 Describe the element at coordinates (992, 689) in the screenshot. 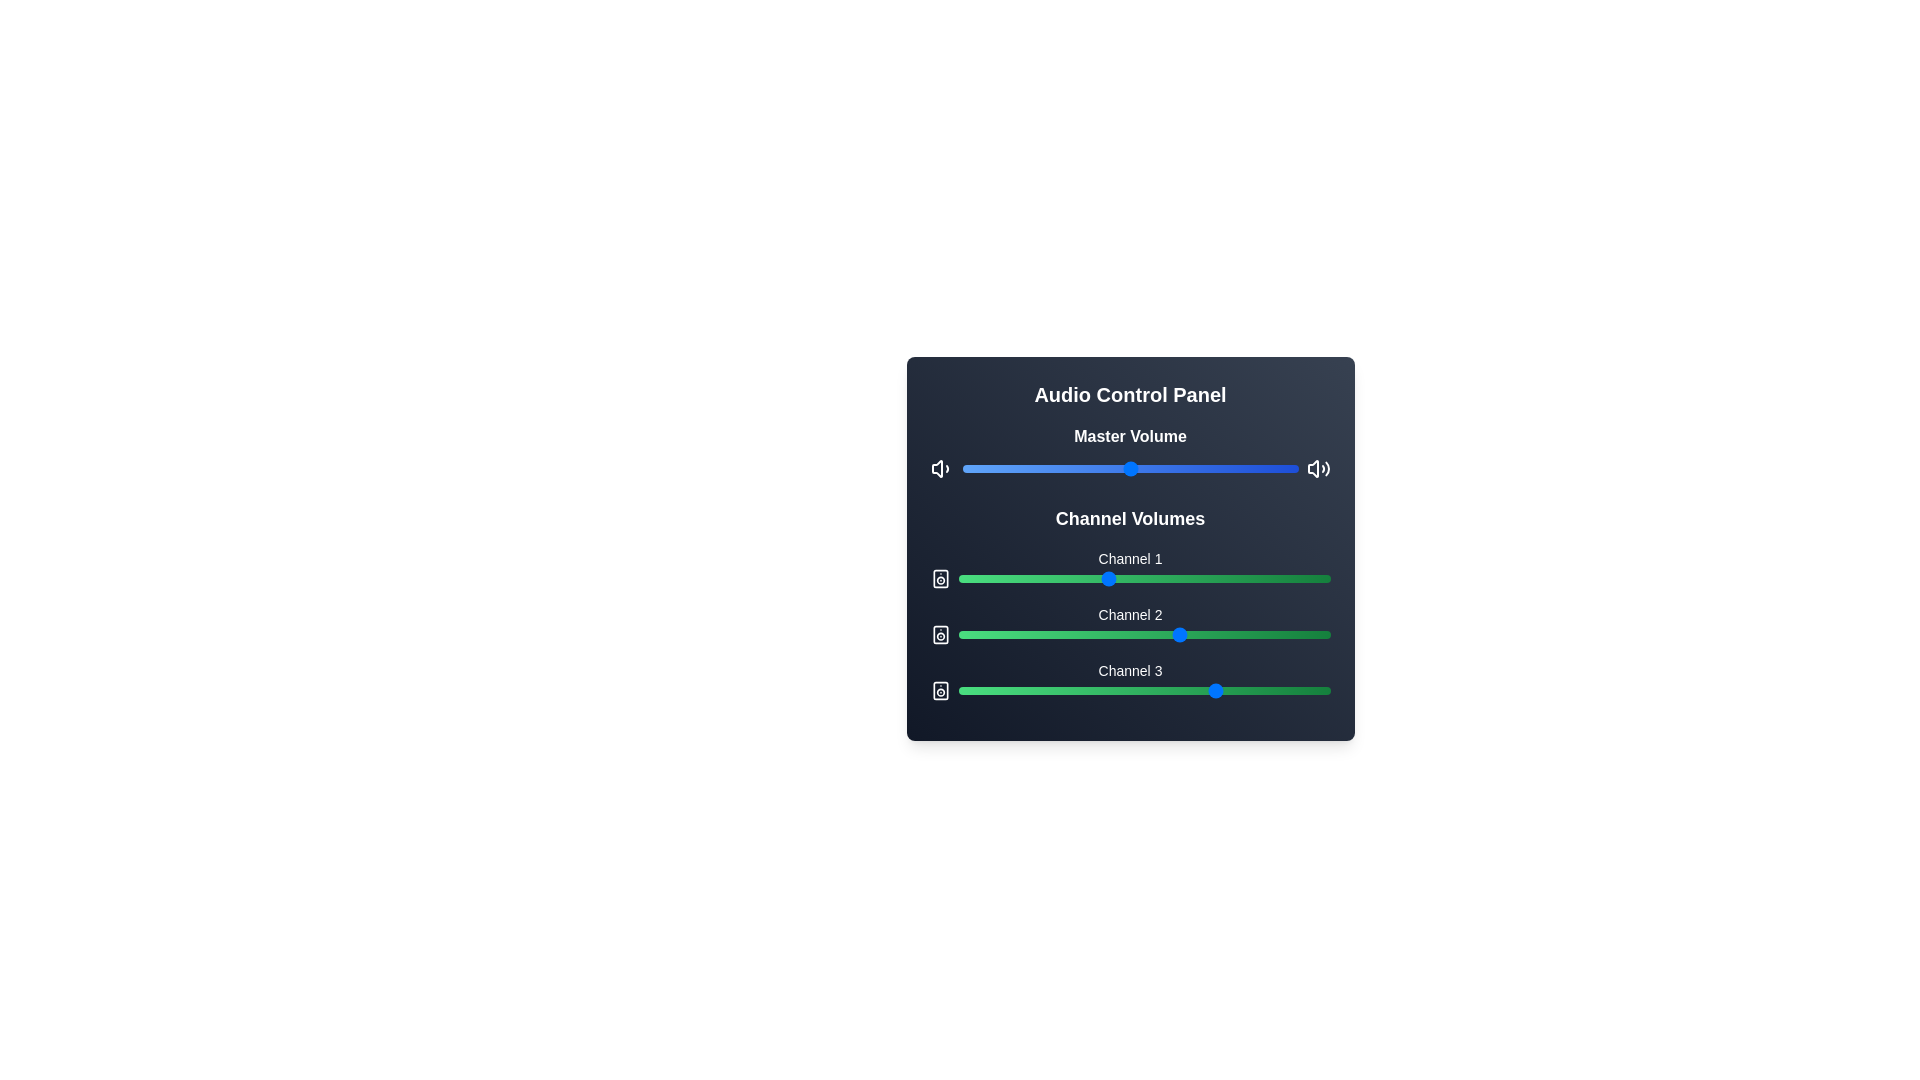

I see `the slider value` at that location.